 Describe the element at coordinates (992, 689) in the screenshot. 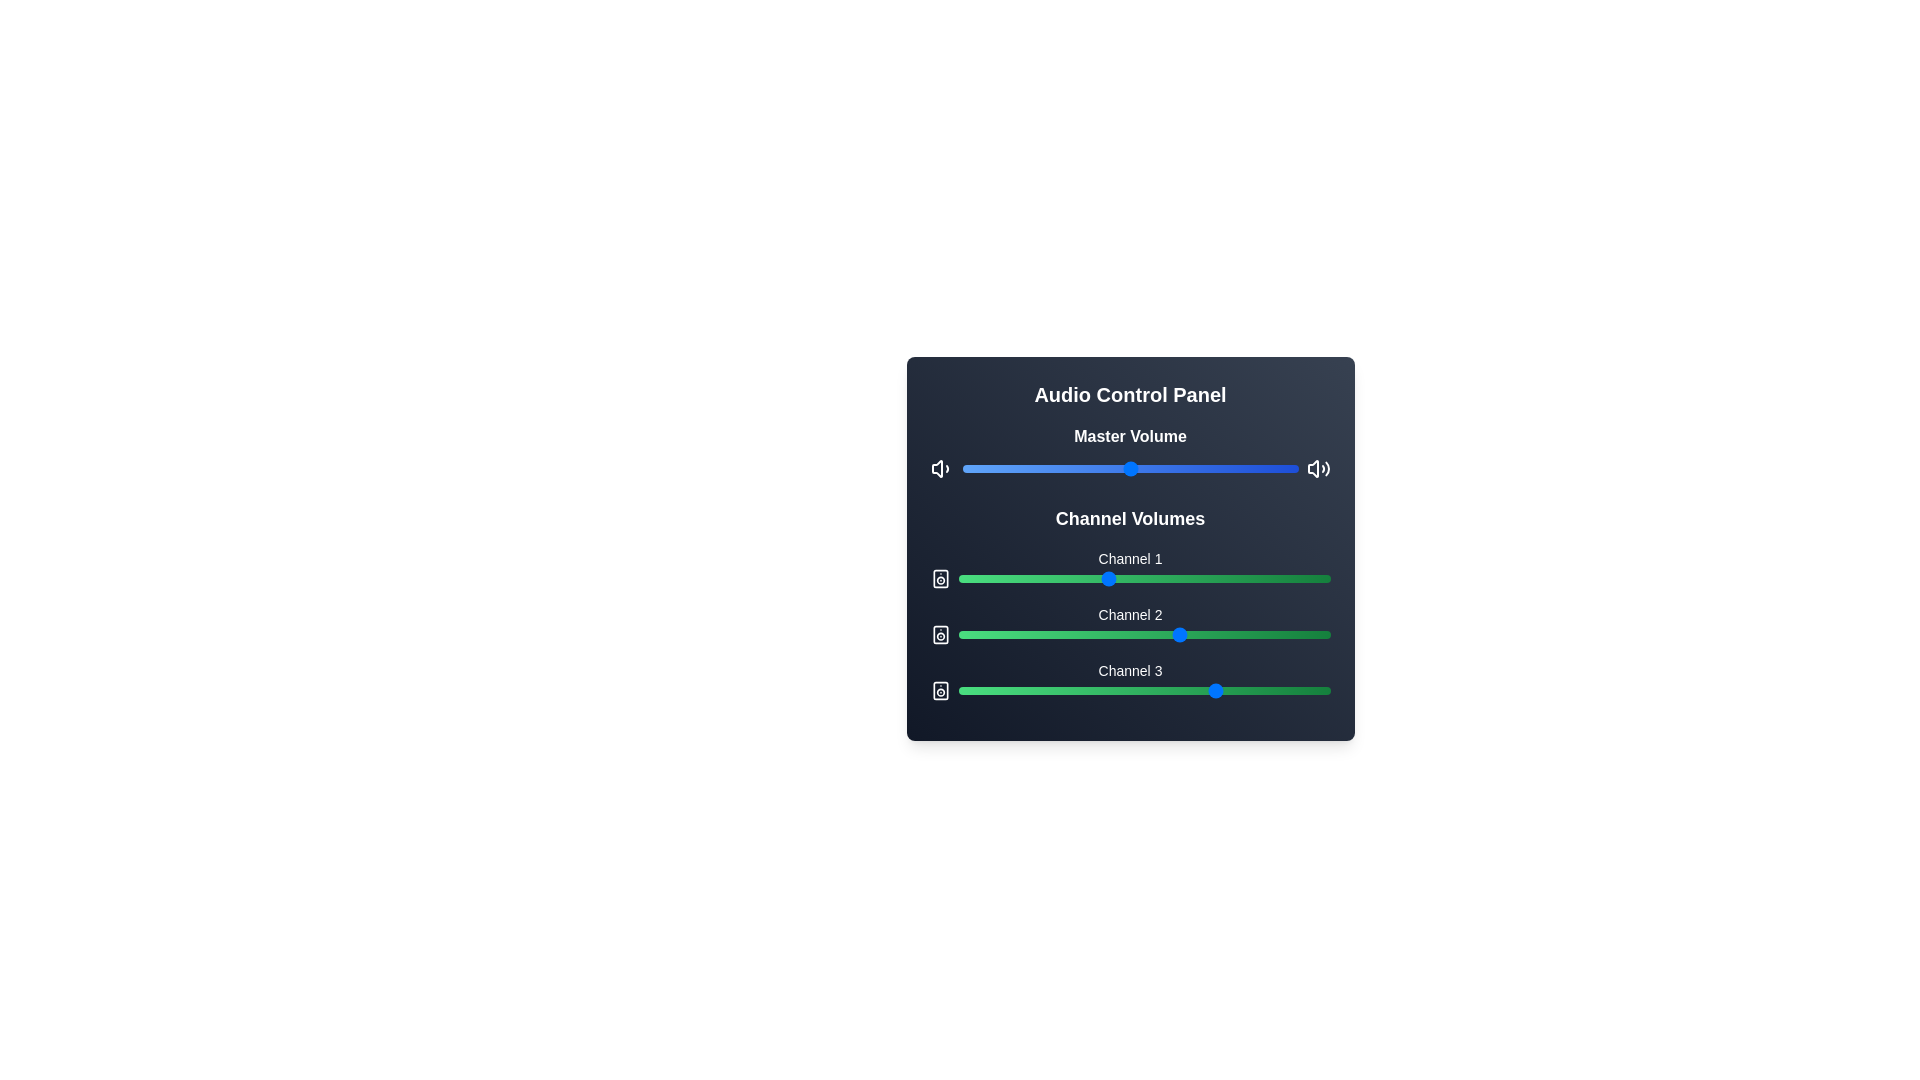

I see `the slider value` at that location.